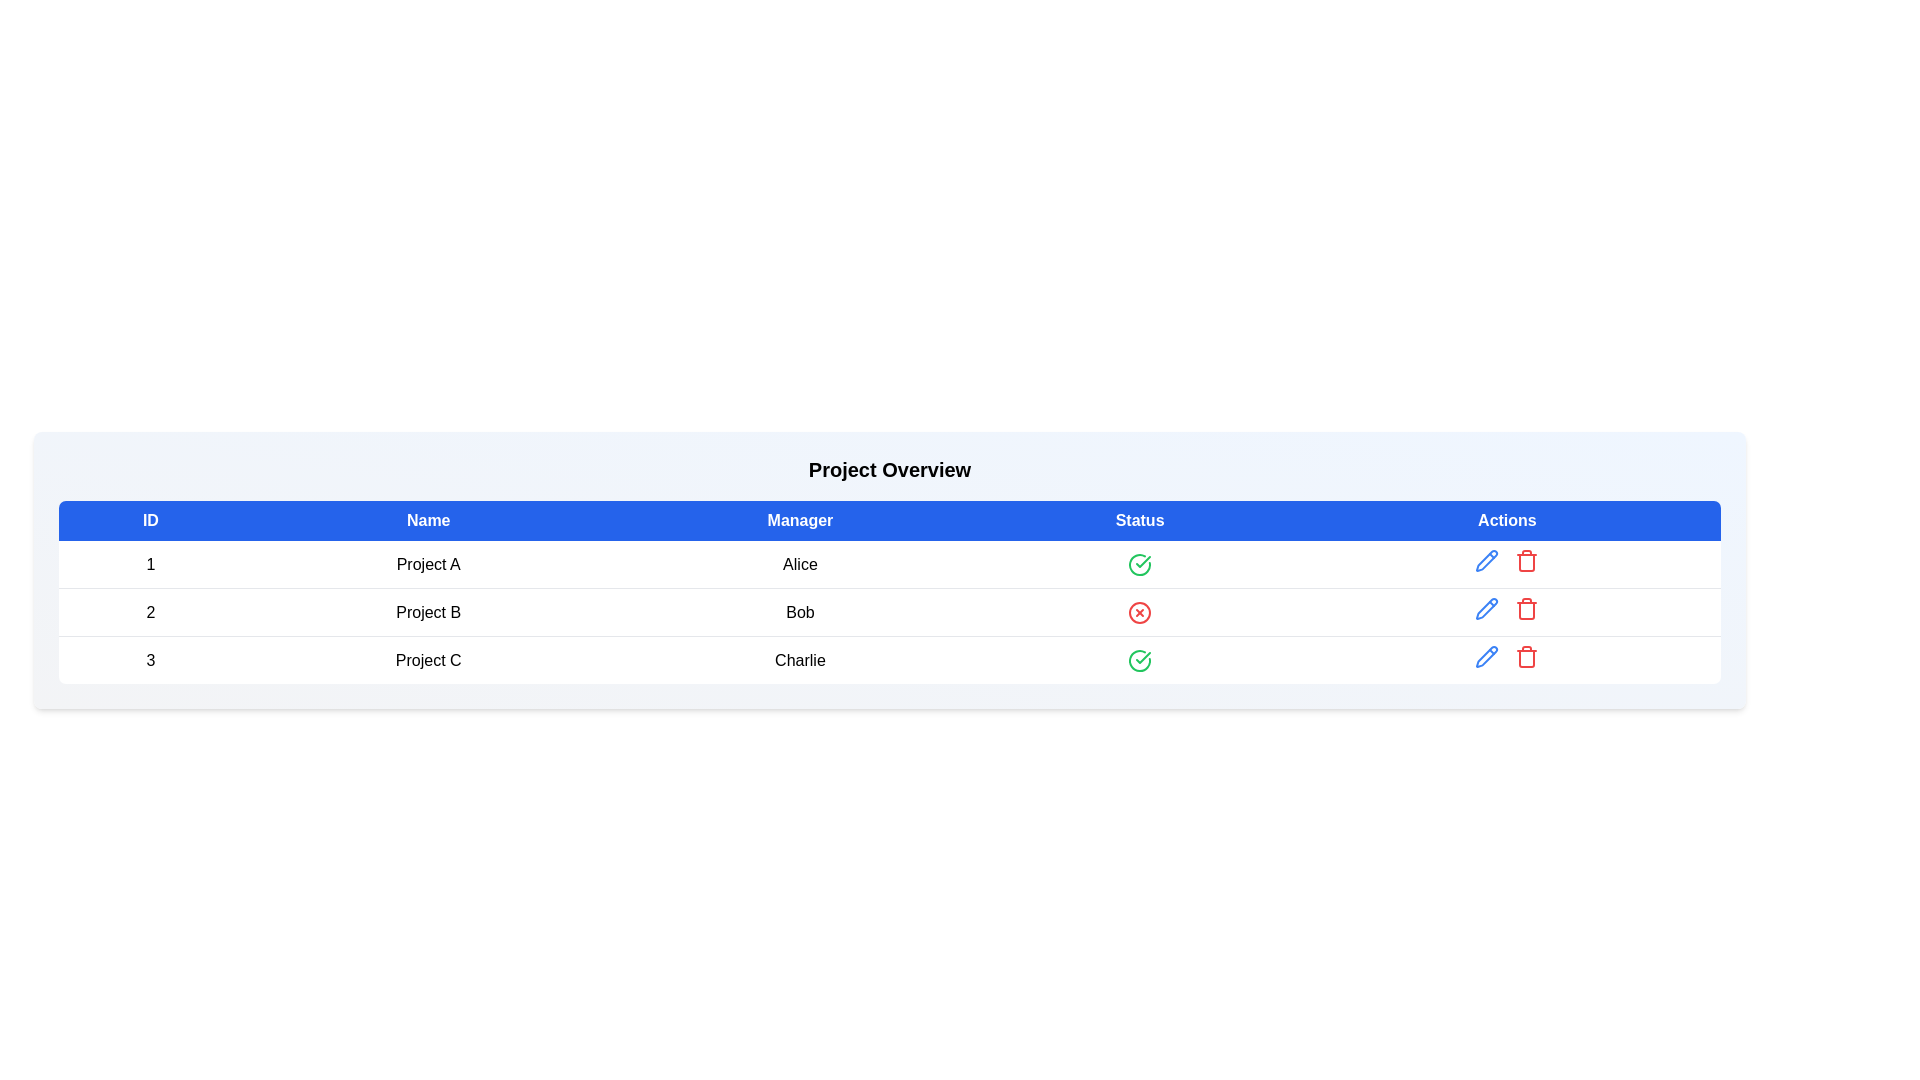  What do you see at coordinates (888, 470) in the screenshot?
I see `title text 'Project Overview' displayed prominently at the top of the card layout` at bounding box center [888, 470].